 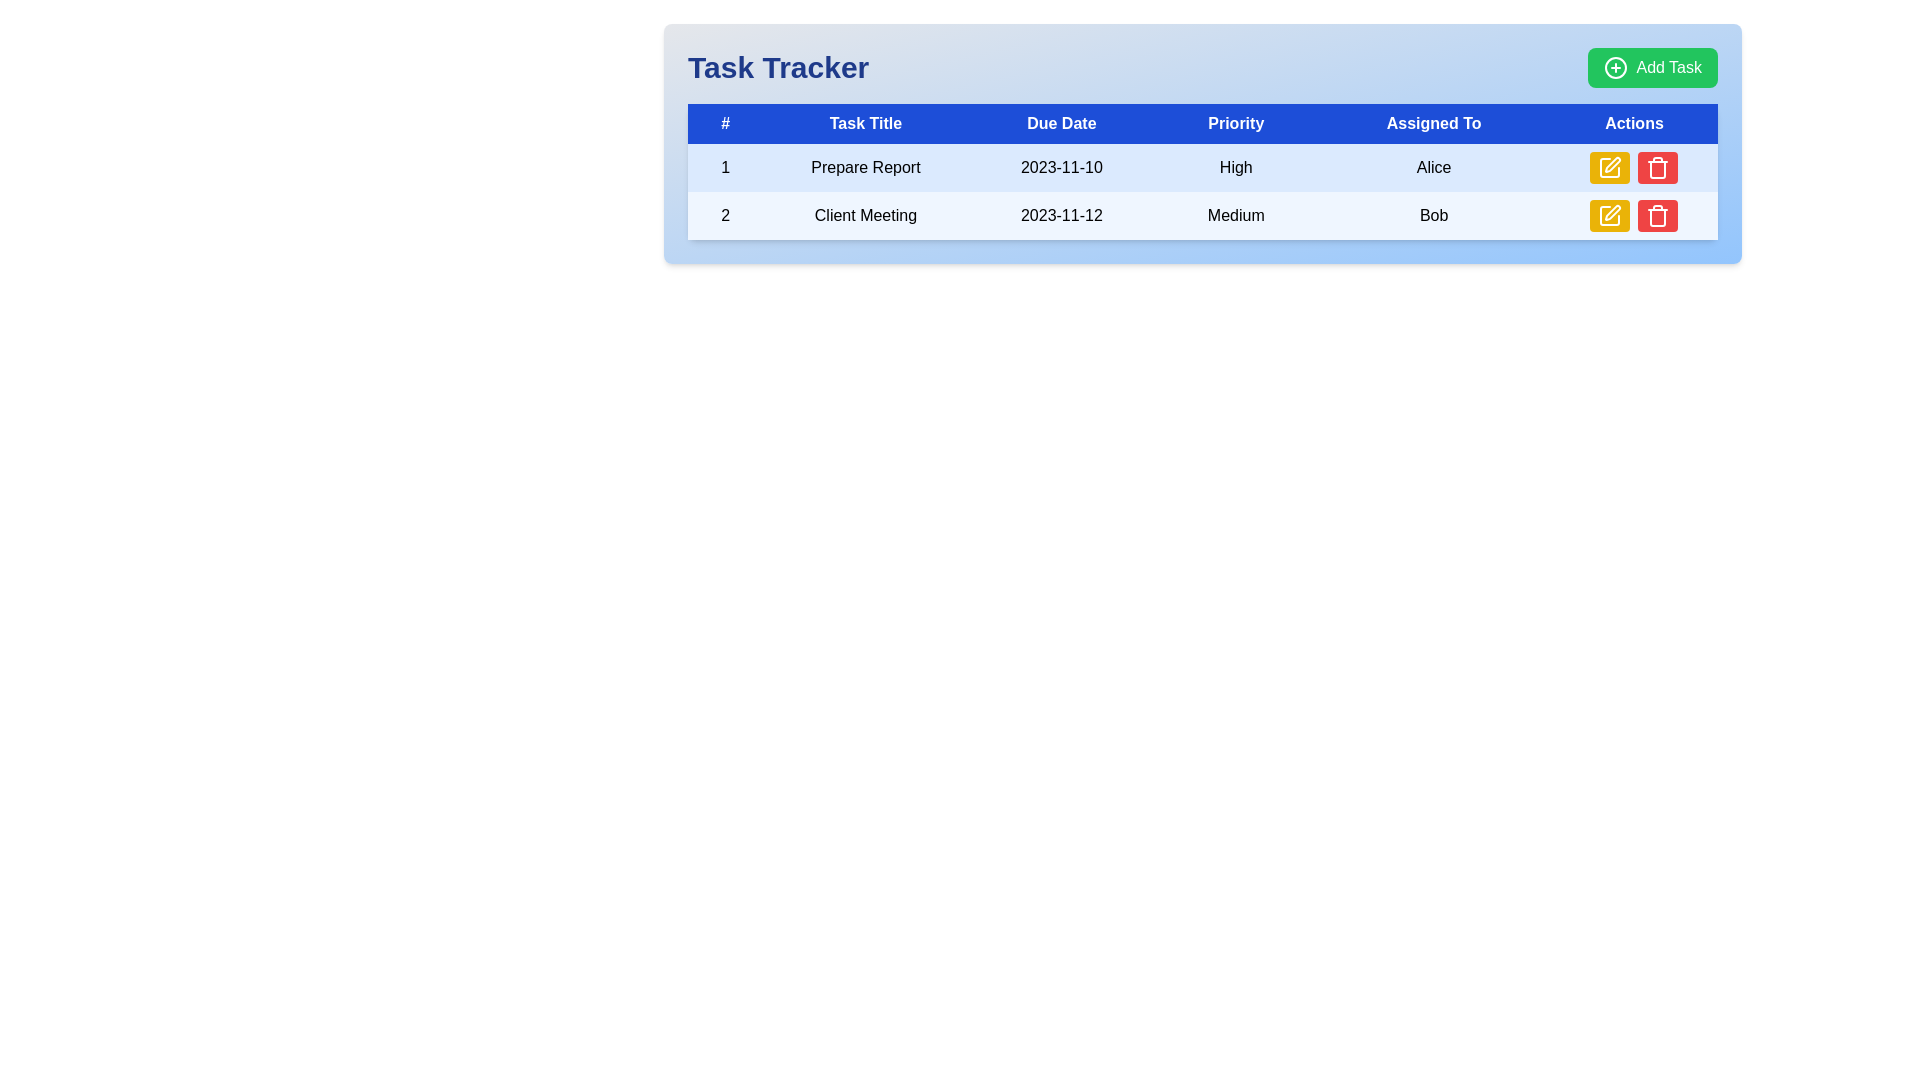 What do you see at coordinates (1653, 67) in the screenshot?
I see `the 'Add Task' button located at the top-right corner of the 'Task Tracker' section` at bounding box center [1653, 67].